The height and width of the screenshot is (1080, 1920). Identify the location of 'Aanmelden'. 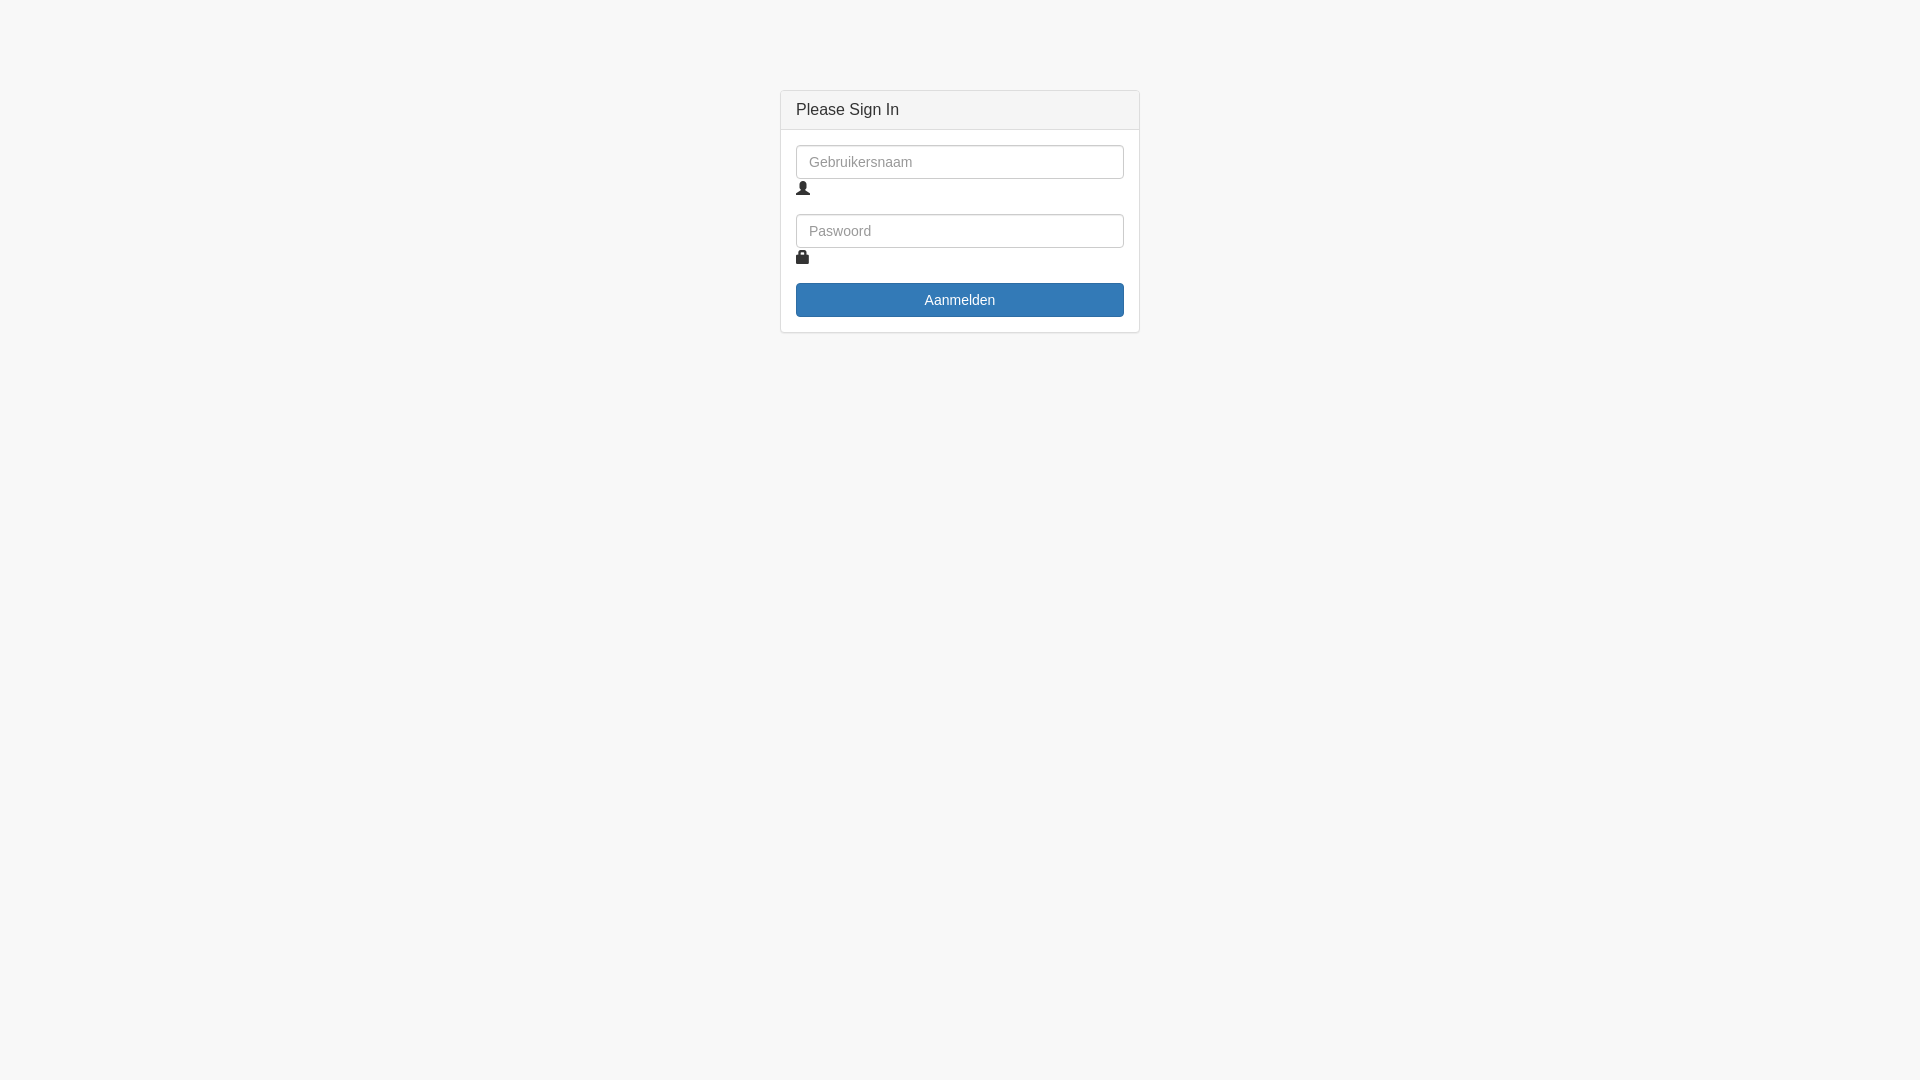
(960, 300).